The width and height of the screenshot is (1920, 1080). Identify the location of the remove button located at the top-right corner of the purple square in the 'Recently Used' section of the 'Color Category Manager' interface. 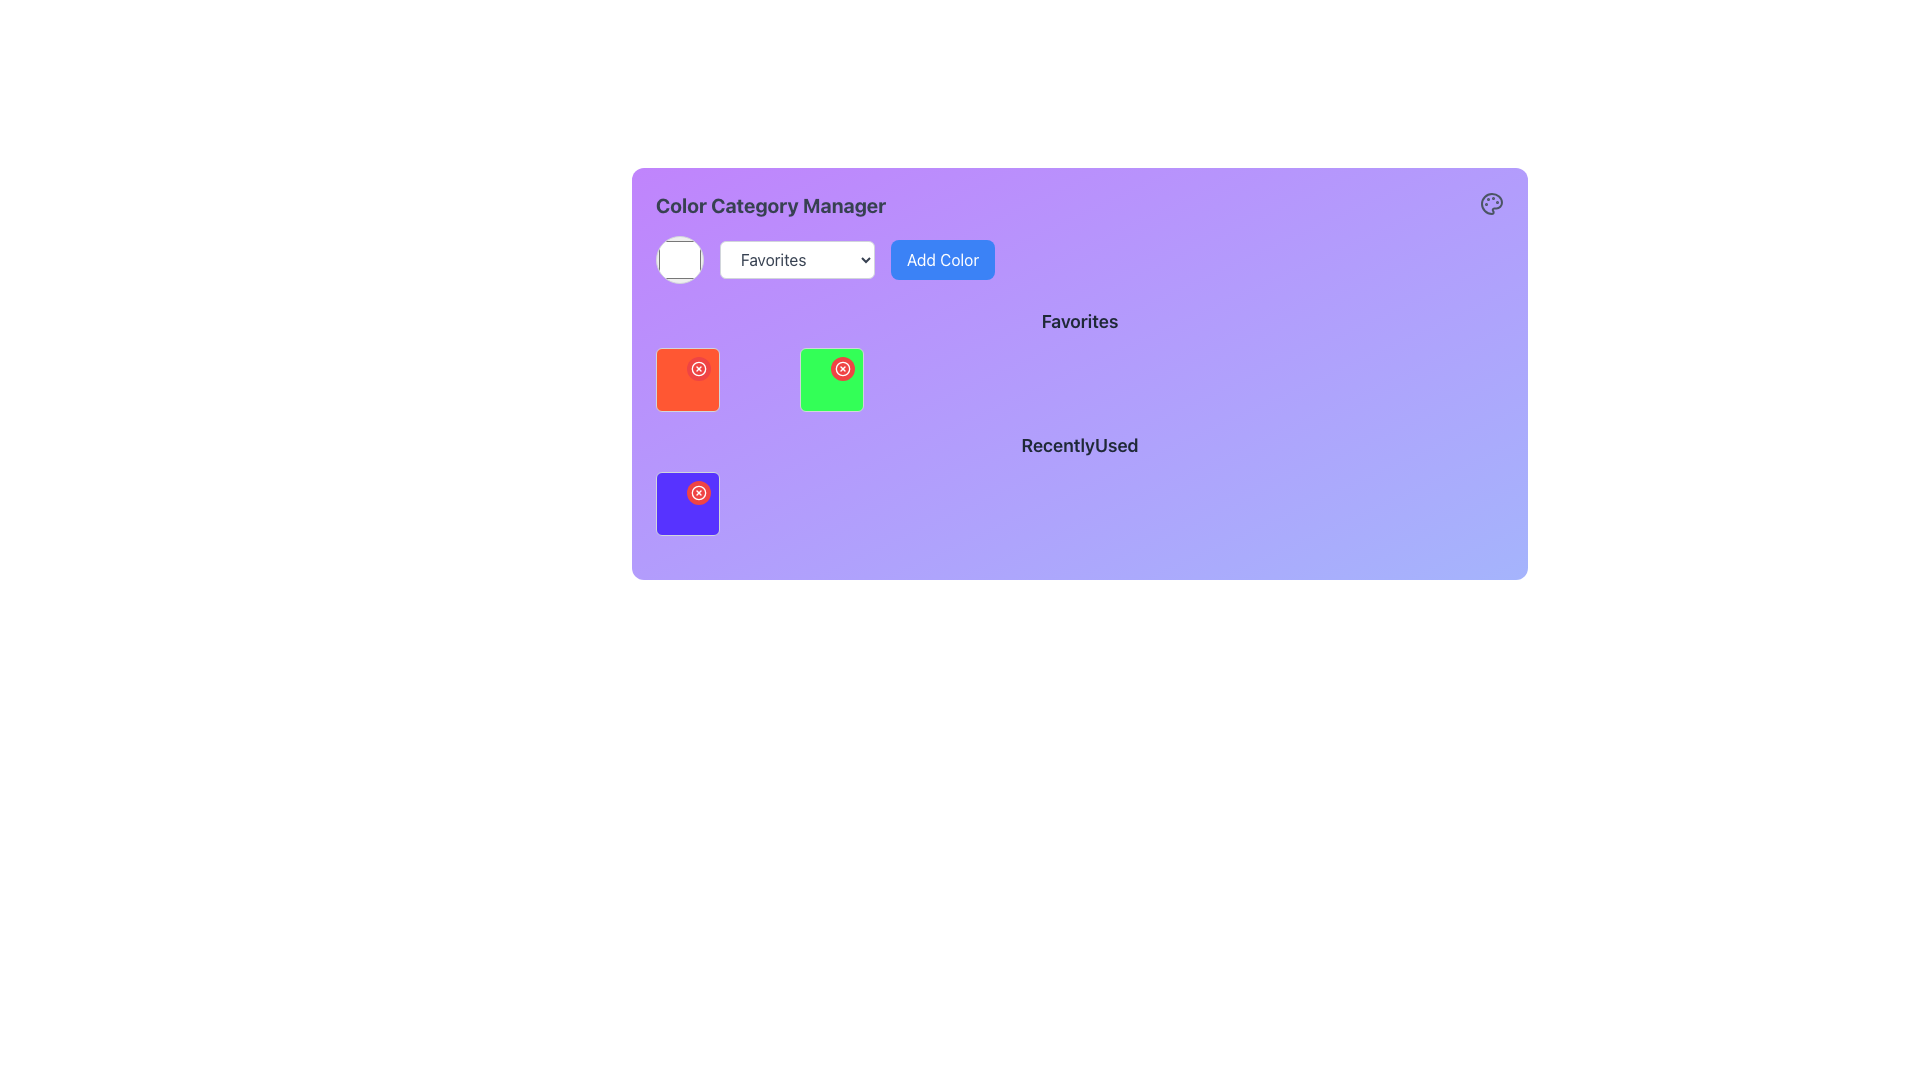
(699, 493).